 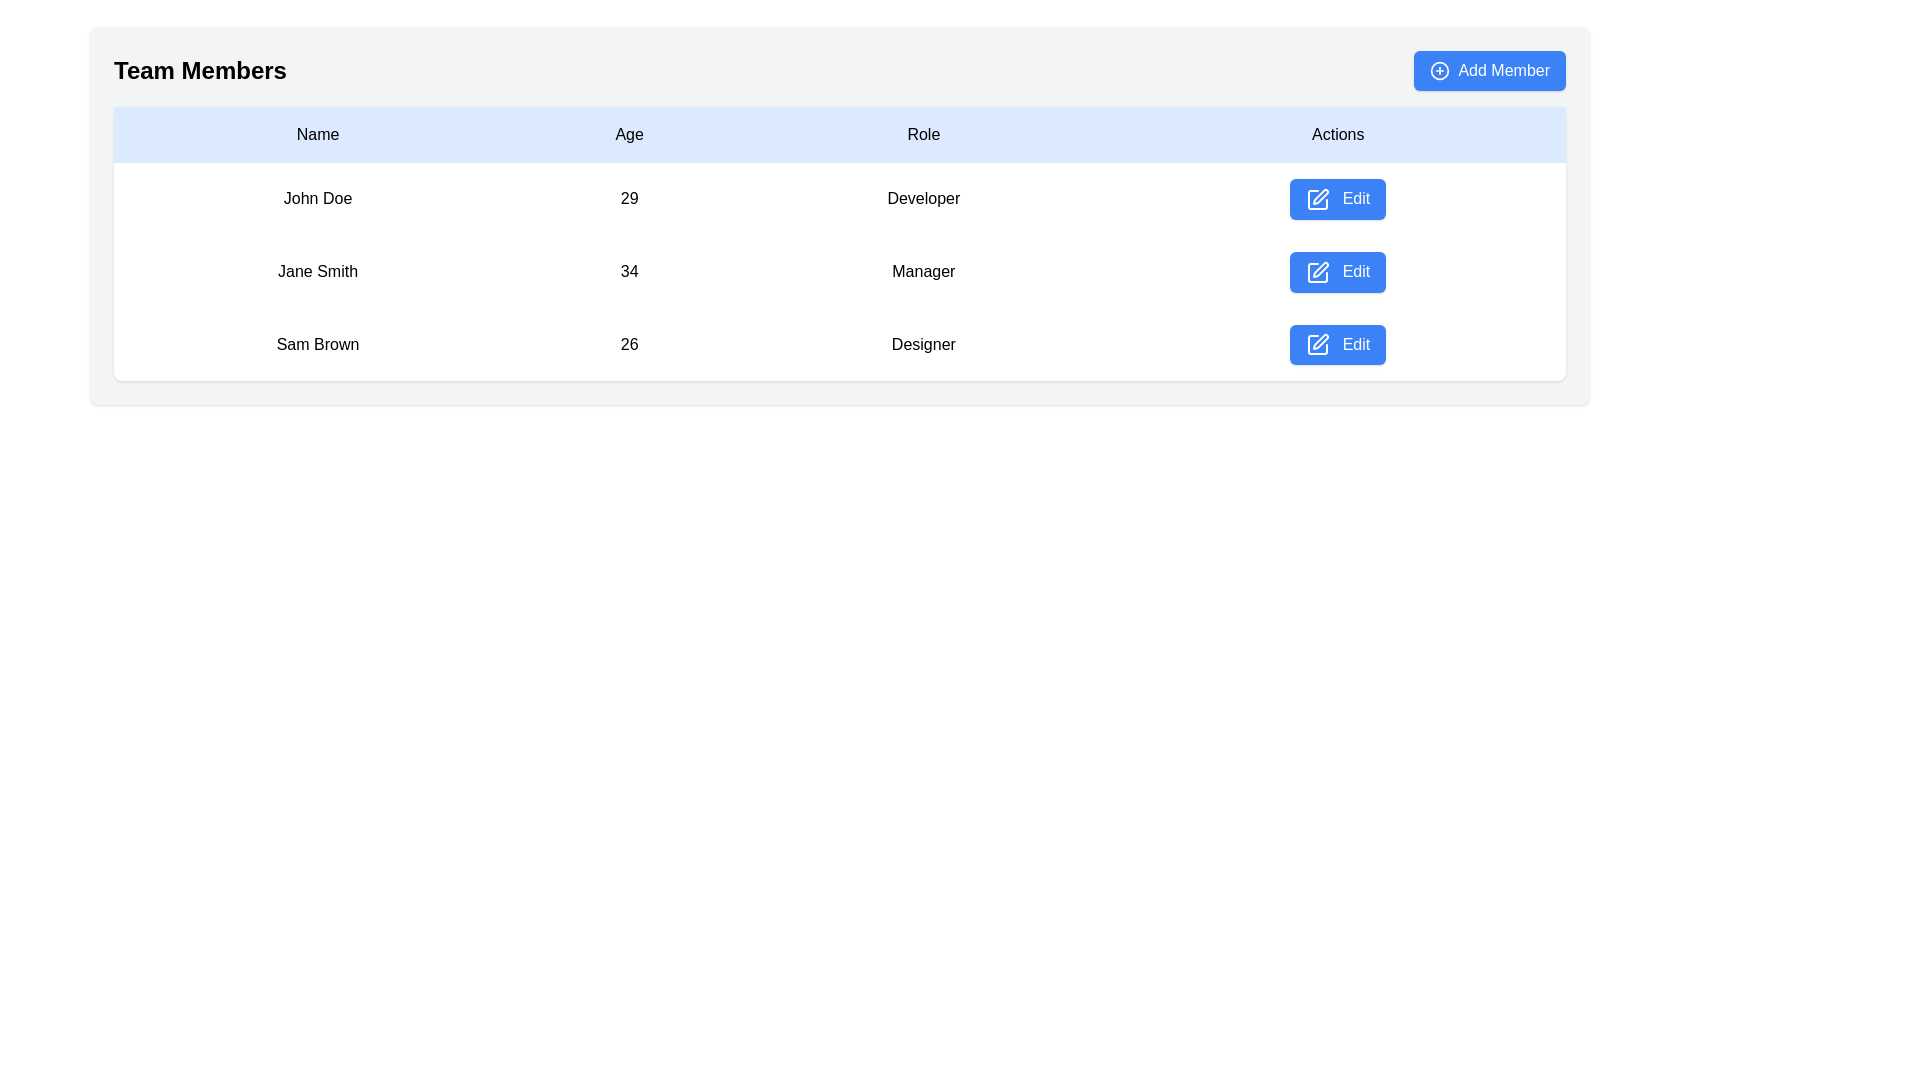 What do you see at coordinates (1440, 69) in the screenshot?
I see `the circular icon with a plus sign located to the left of the 'Add Member' label` at bounding box center [1440, 69].